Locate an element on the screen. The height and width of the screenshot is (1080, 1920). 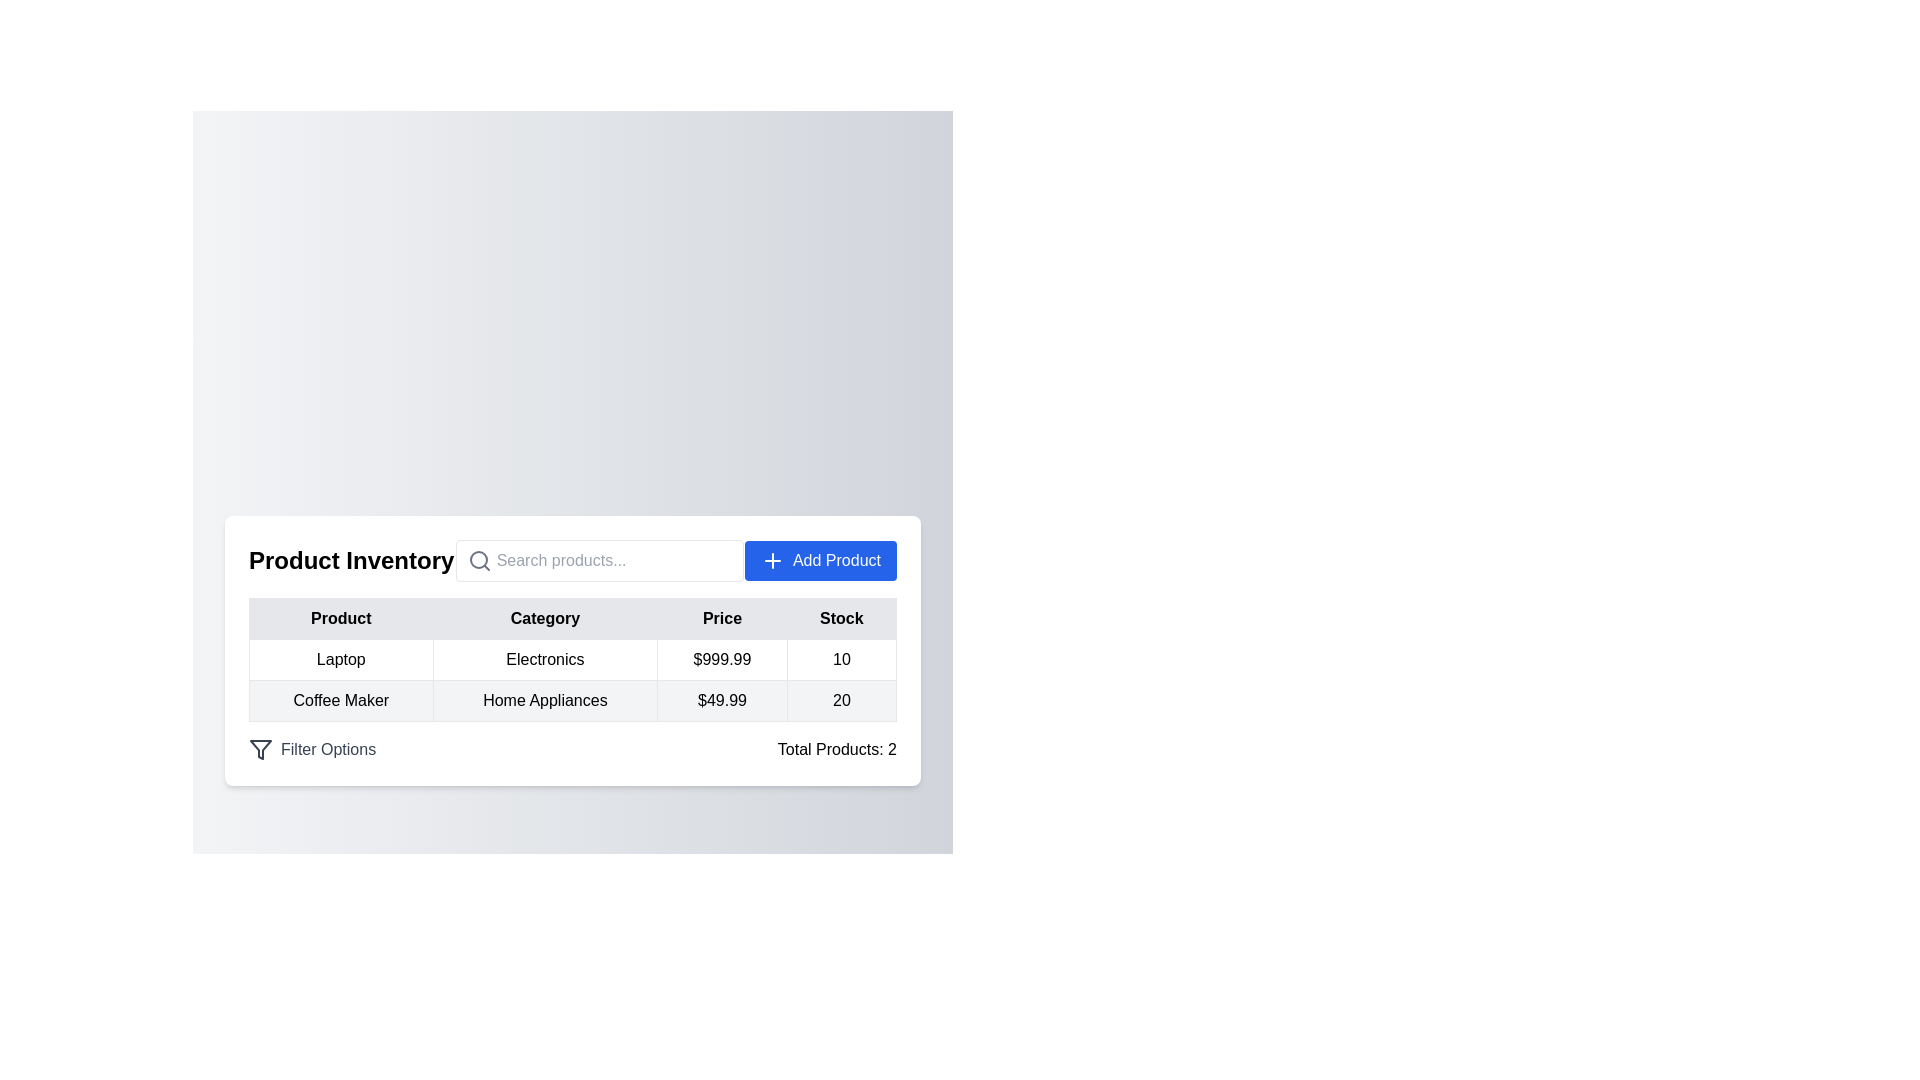
the text label displaying the price of the item 'Laptop', which is located in the 'Price' column of the table is located at coordinates (721, 659).